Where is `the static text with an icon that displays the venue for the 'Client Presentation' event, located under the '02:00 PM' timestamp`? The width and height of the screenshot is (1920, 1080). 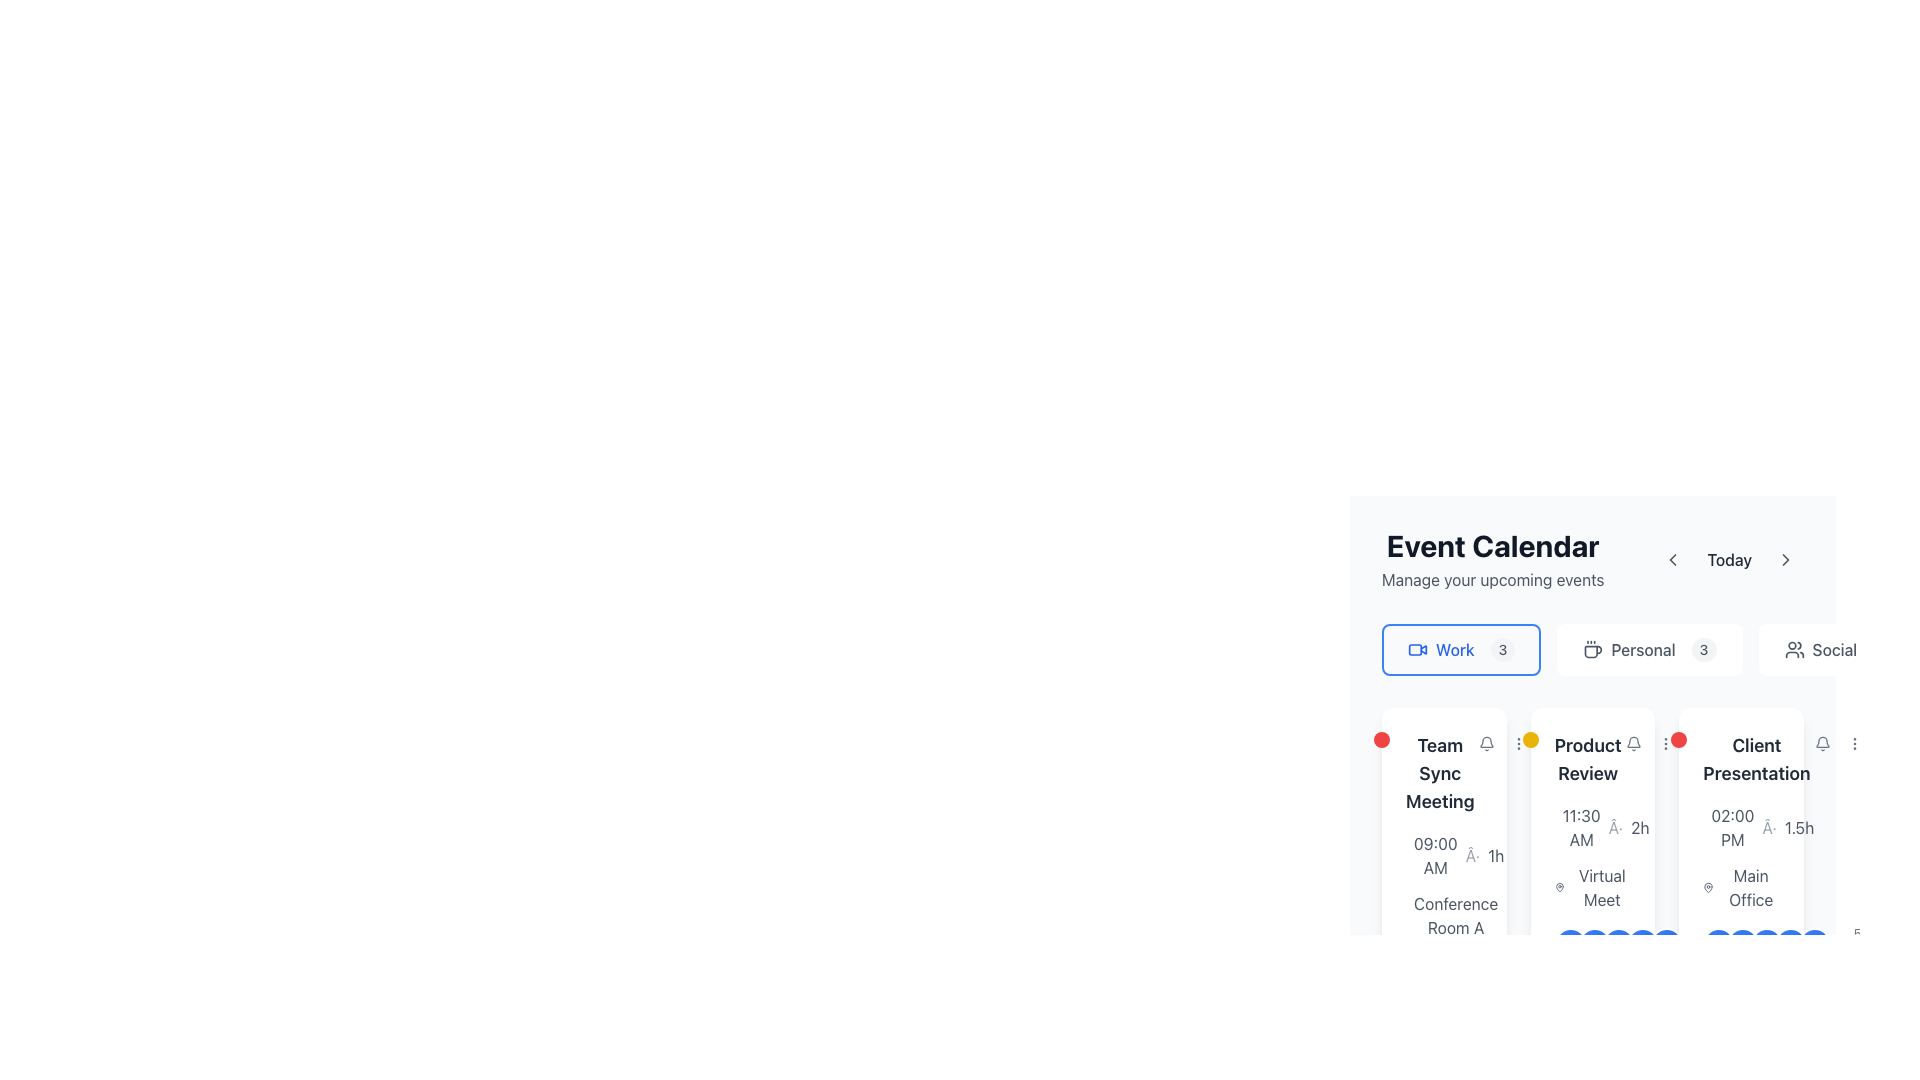 the static text with an icon that displays the venue for the 'Client Presentation' event, located under the '02:00 PM' timestamp is located at coordinates (1740, 898).